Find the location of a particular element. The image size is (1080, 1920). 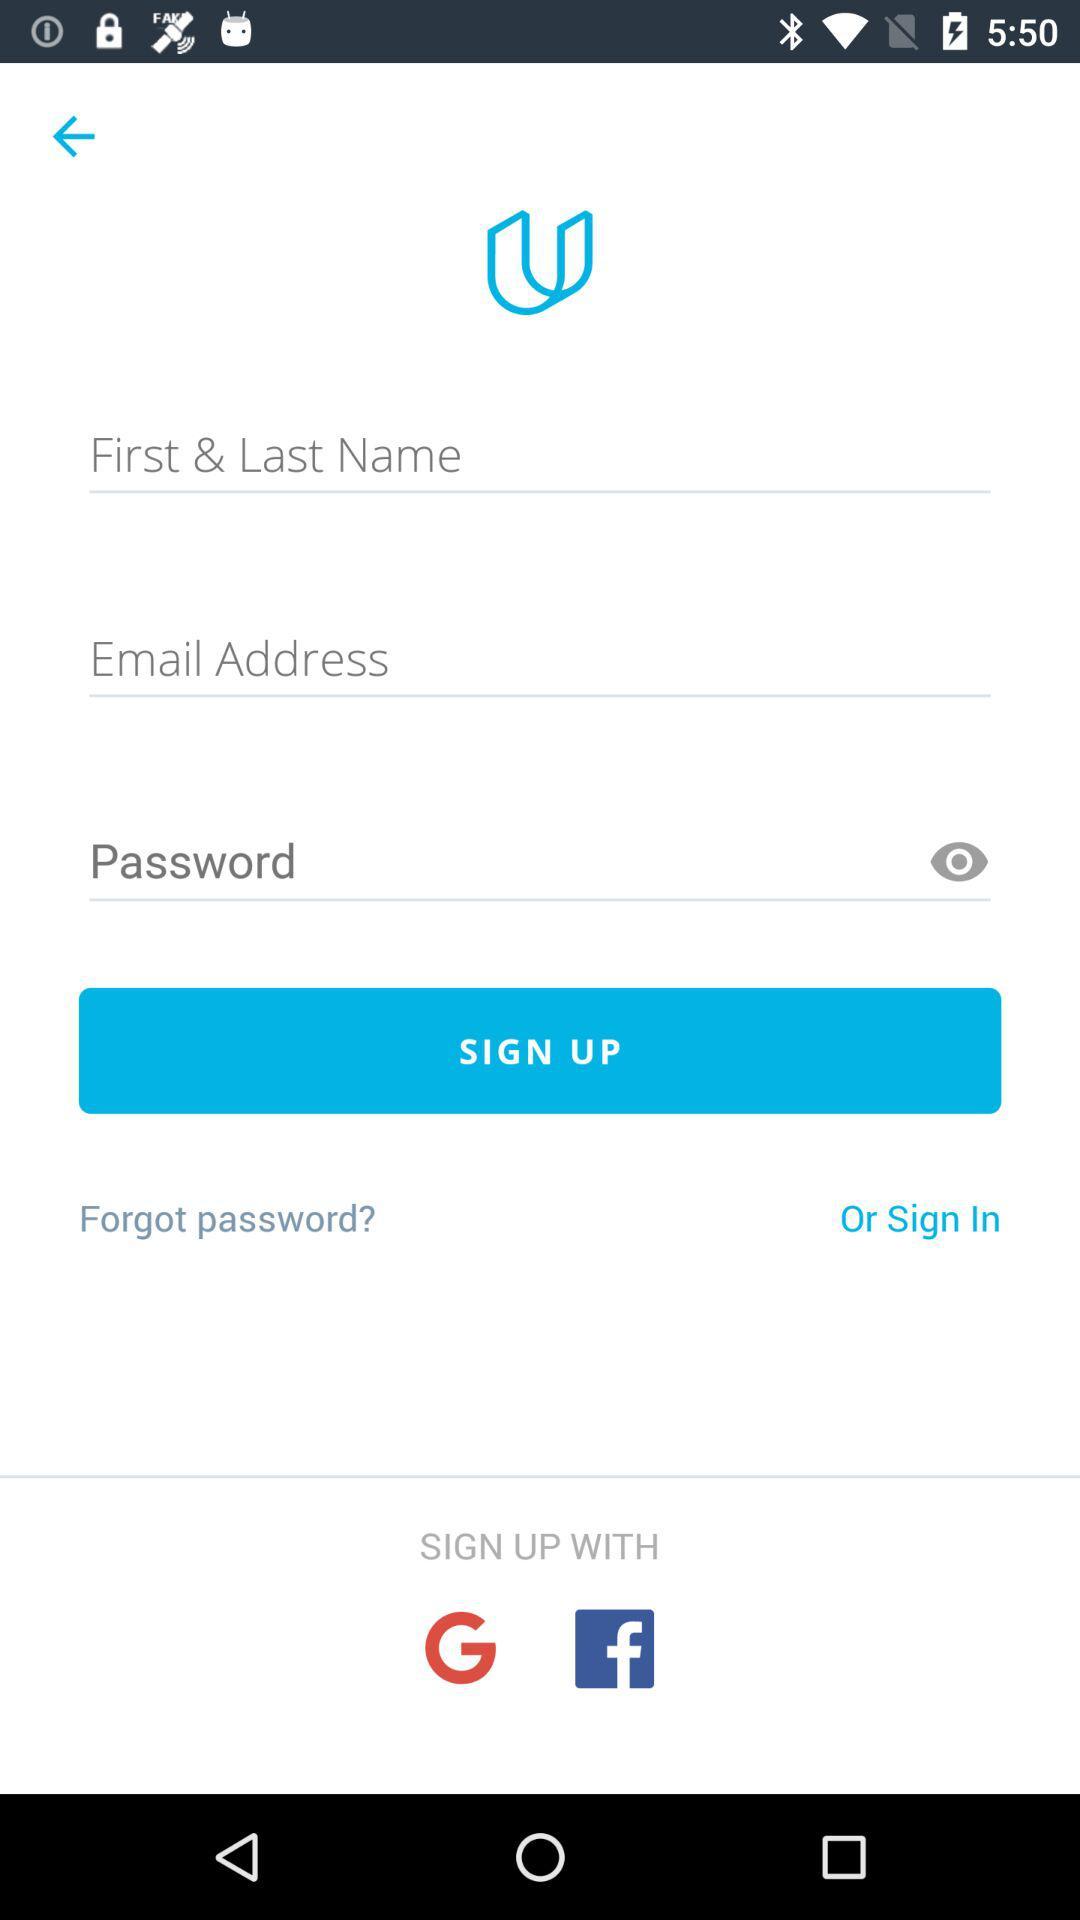

google sign-up option is located at coordinates (460, 1648).